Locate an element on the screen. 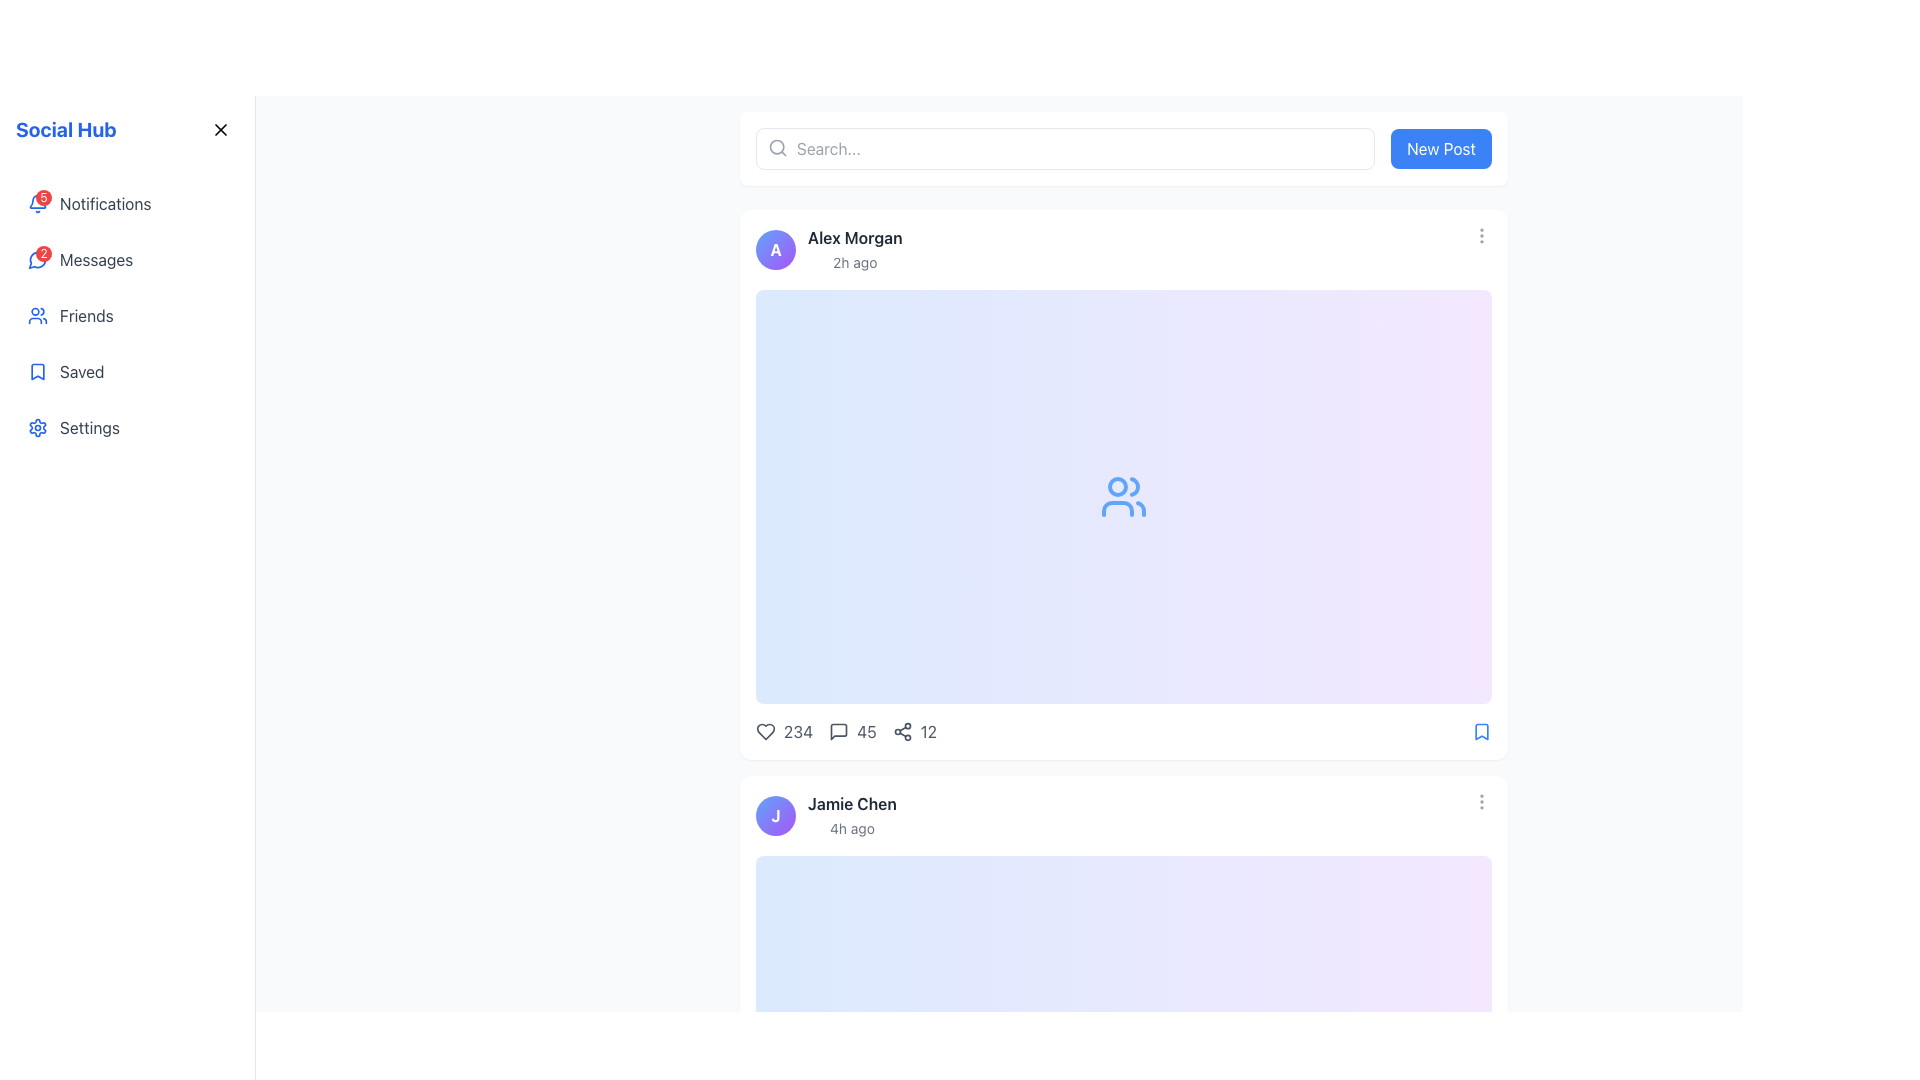 The height and width of the screenshot is (1080, 1920). the 'Settings' icon located at the bottom of the left sidebar menu is located at coordinates (38, 427).